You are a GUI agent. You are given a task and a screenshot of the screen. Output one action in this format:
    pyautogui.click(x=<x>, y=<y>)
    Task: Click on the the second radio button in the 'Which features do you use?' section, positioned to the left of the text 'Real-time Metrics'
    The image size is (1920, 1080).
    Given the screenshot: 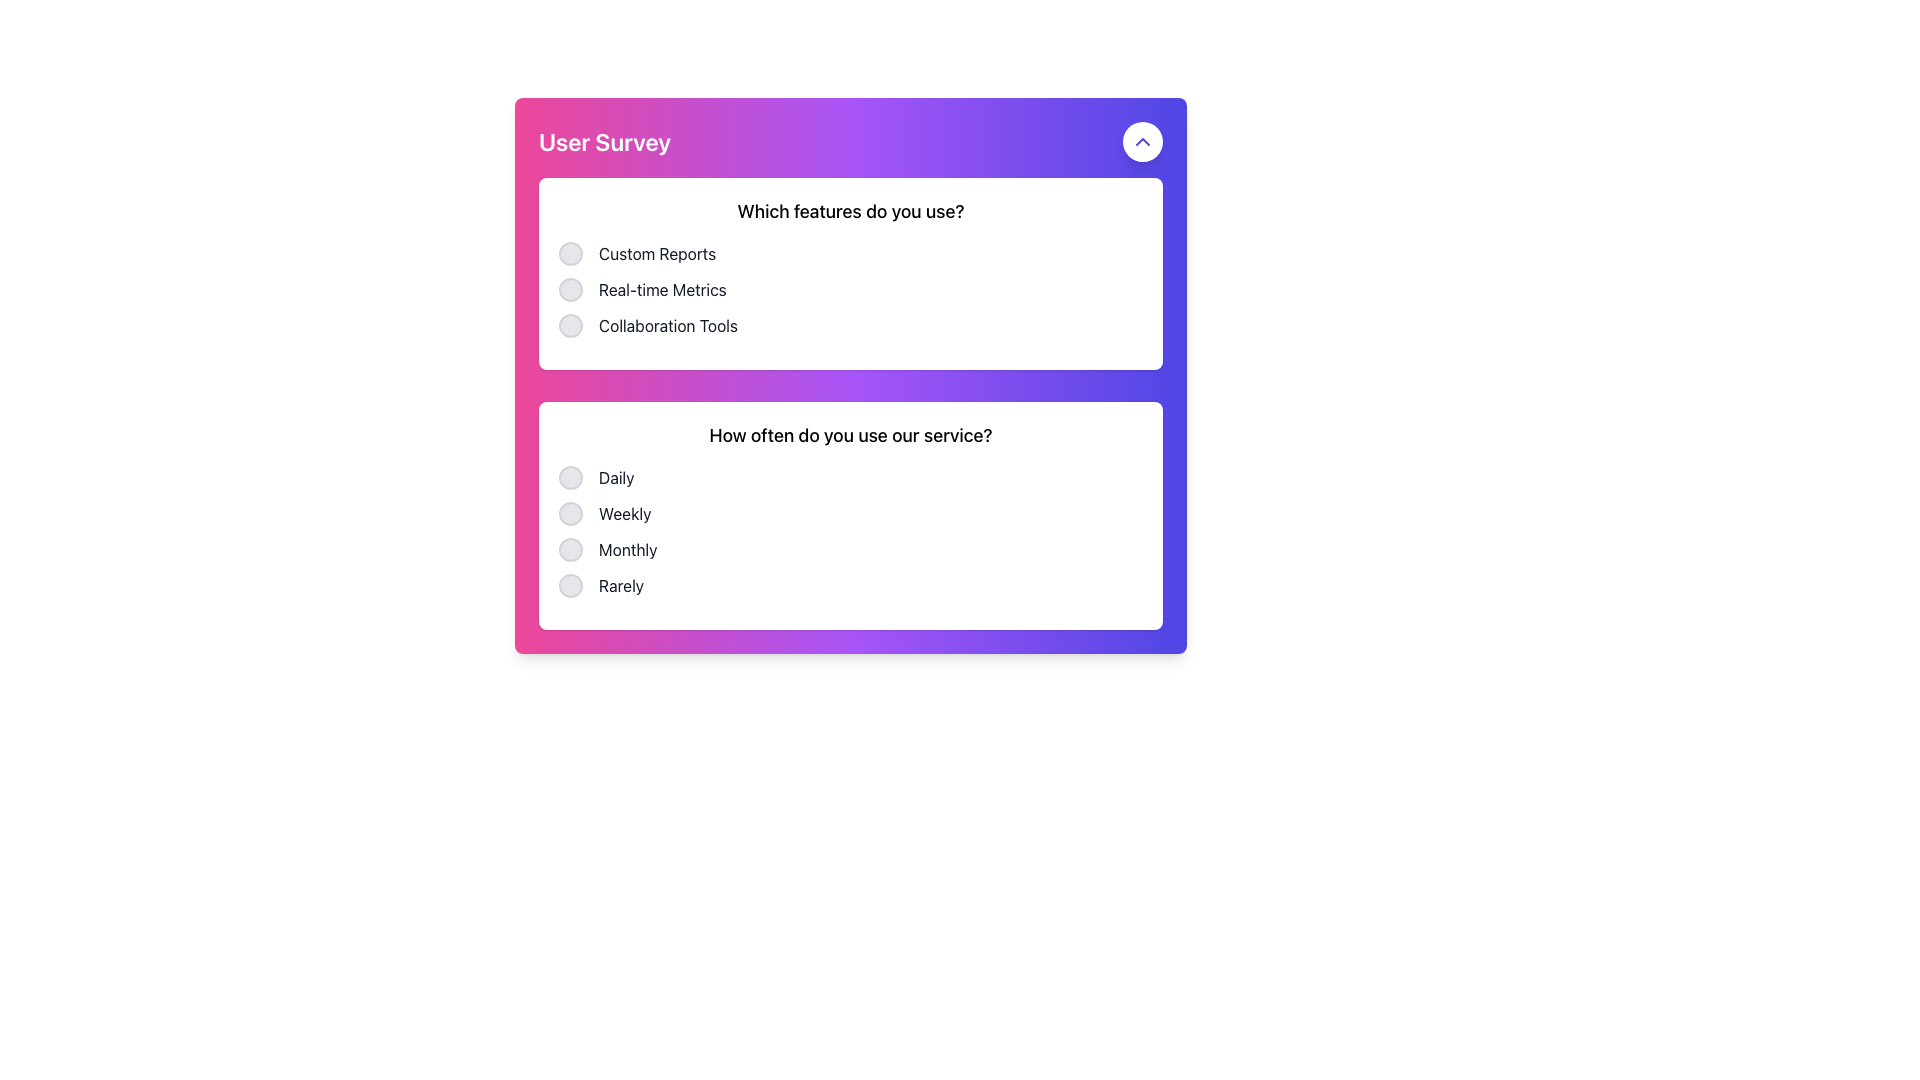 What is the action you would take?
    pyautogui.click(x=570, y=289)
    